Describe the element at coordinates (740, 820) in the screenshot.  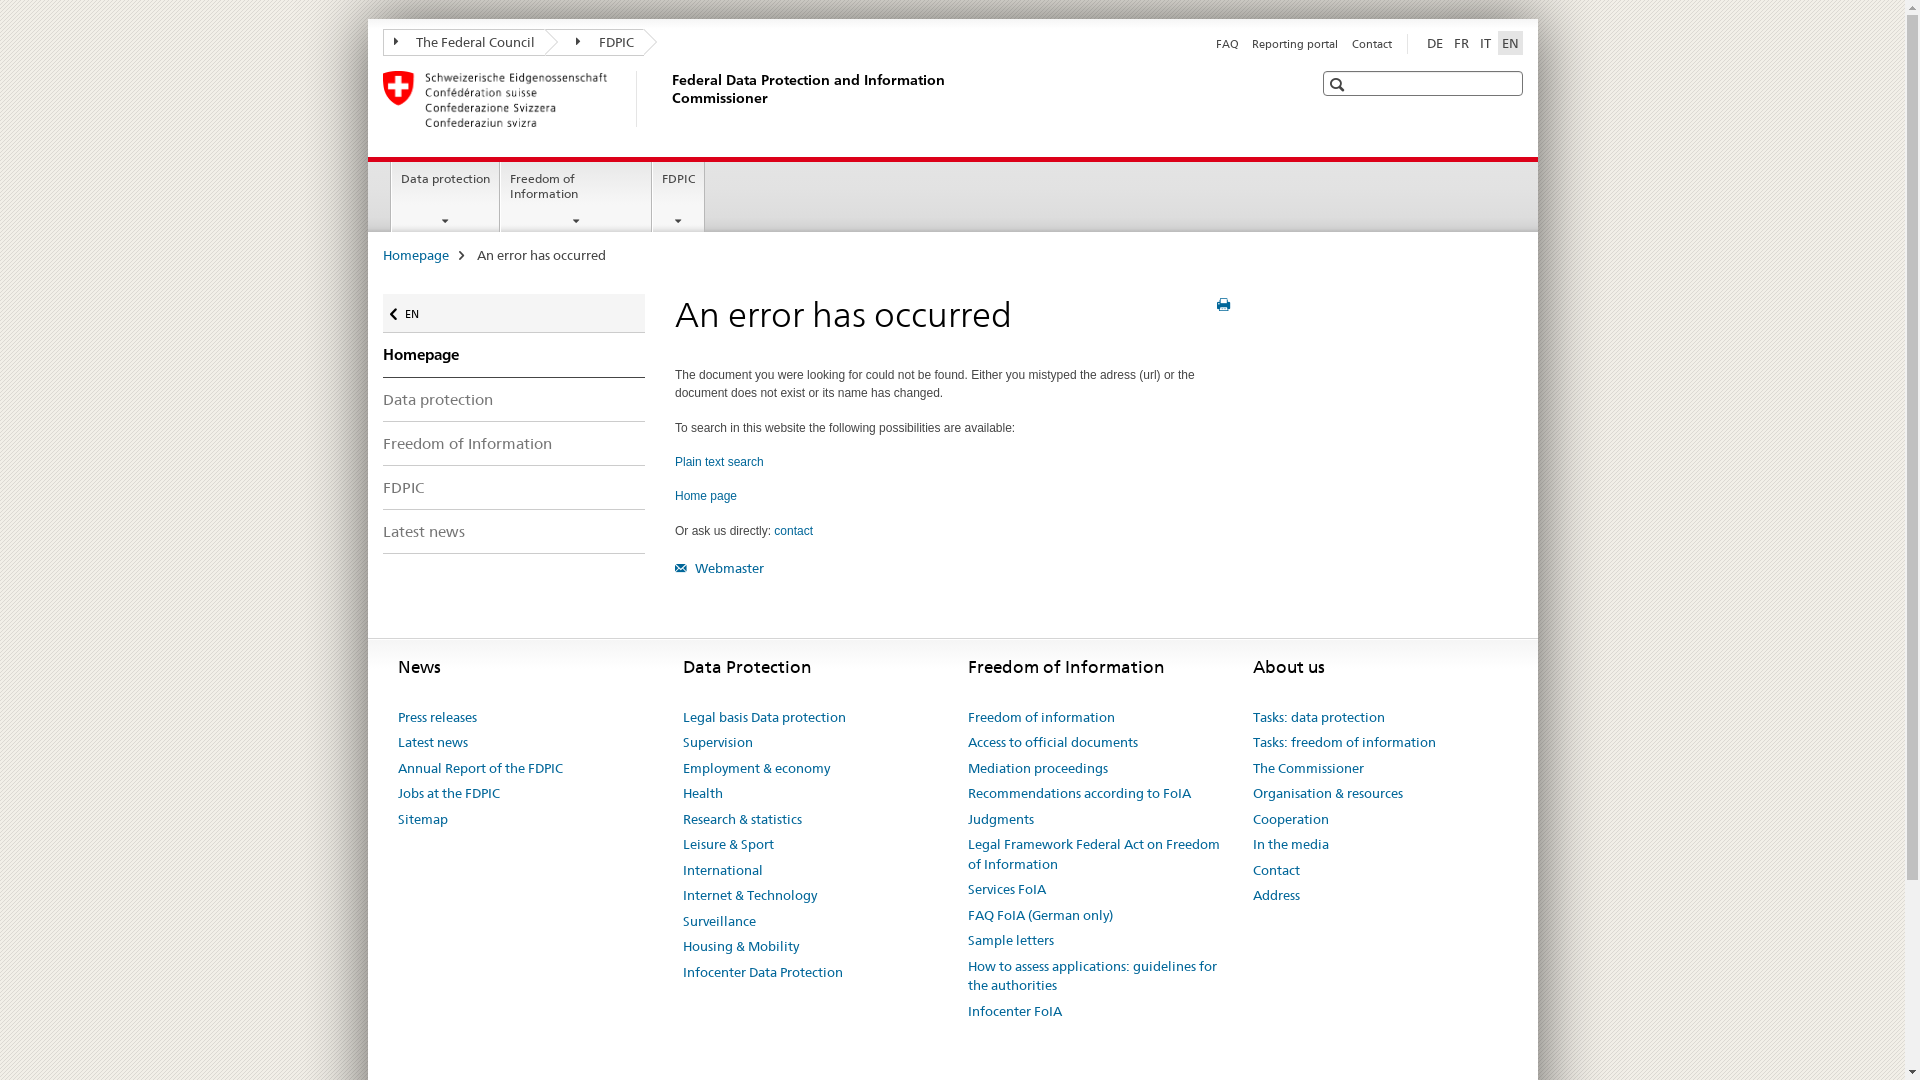
I see `'Research & statistics'` at that location.